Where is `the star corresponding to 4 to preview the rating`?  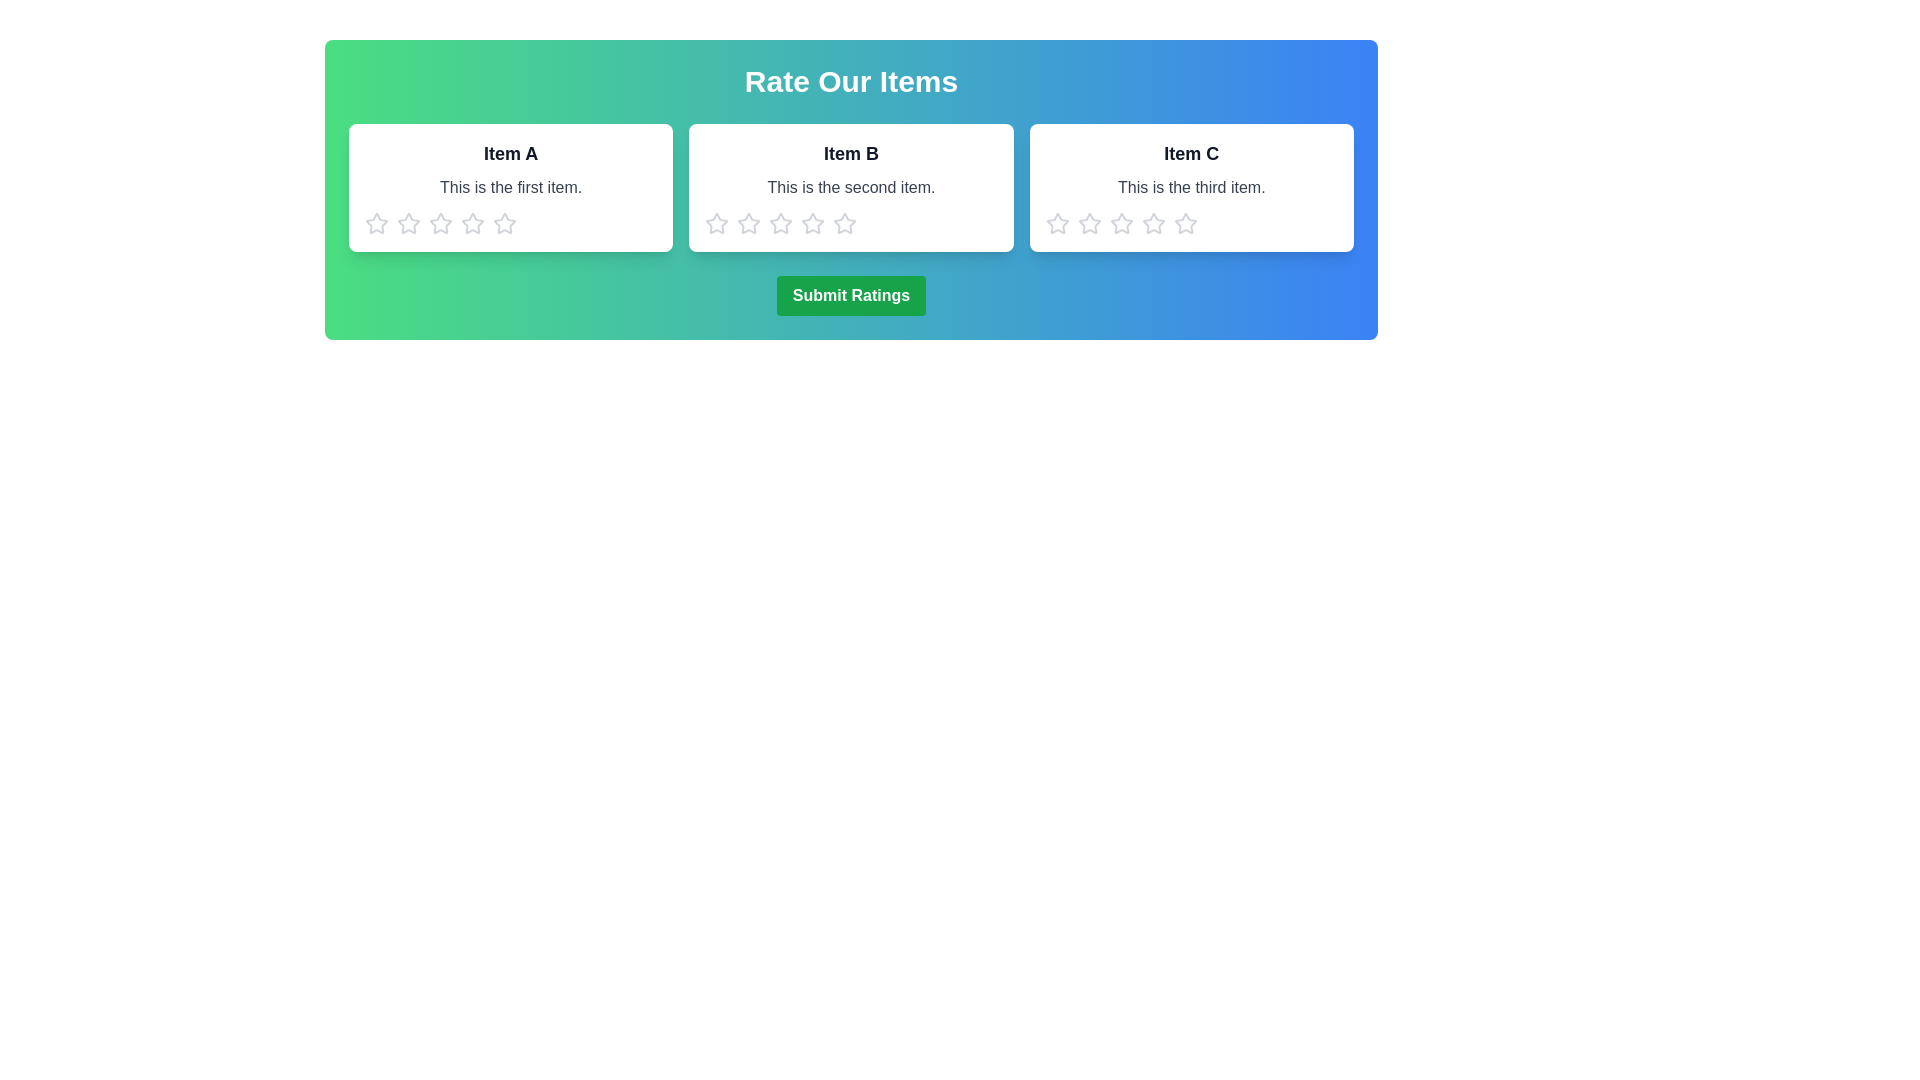
the star corresponding to 4 to preview the rating is located at coordinates (472, 223).